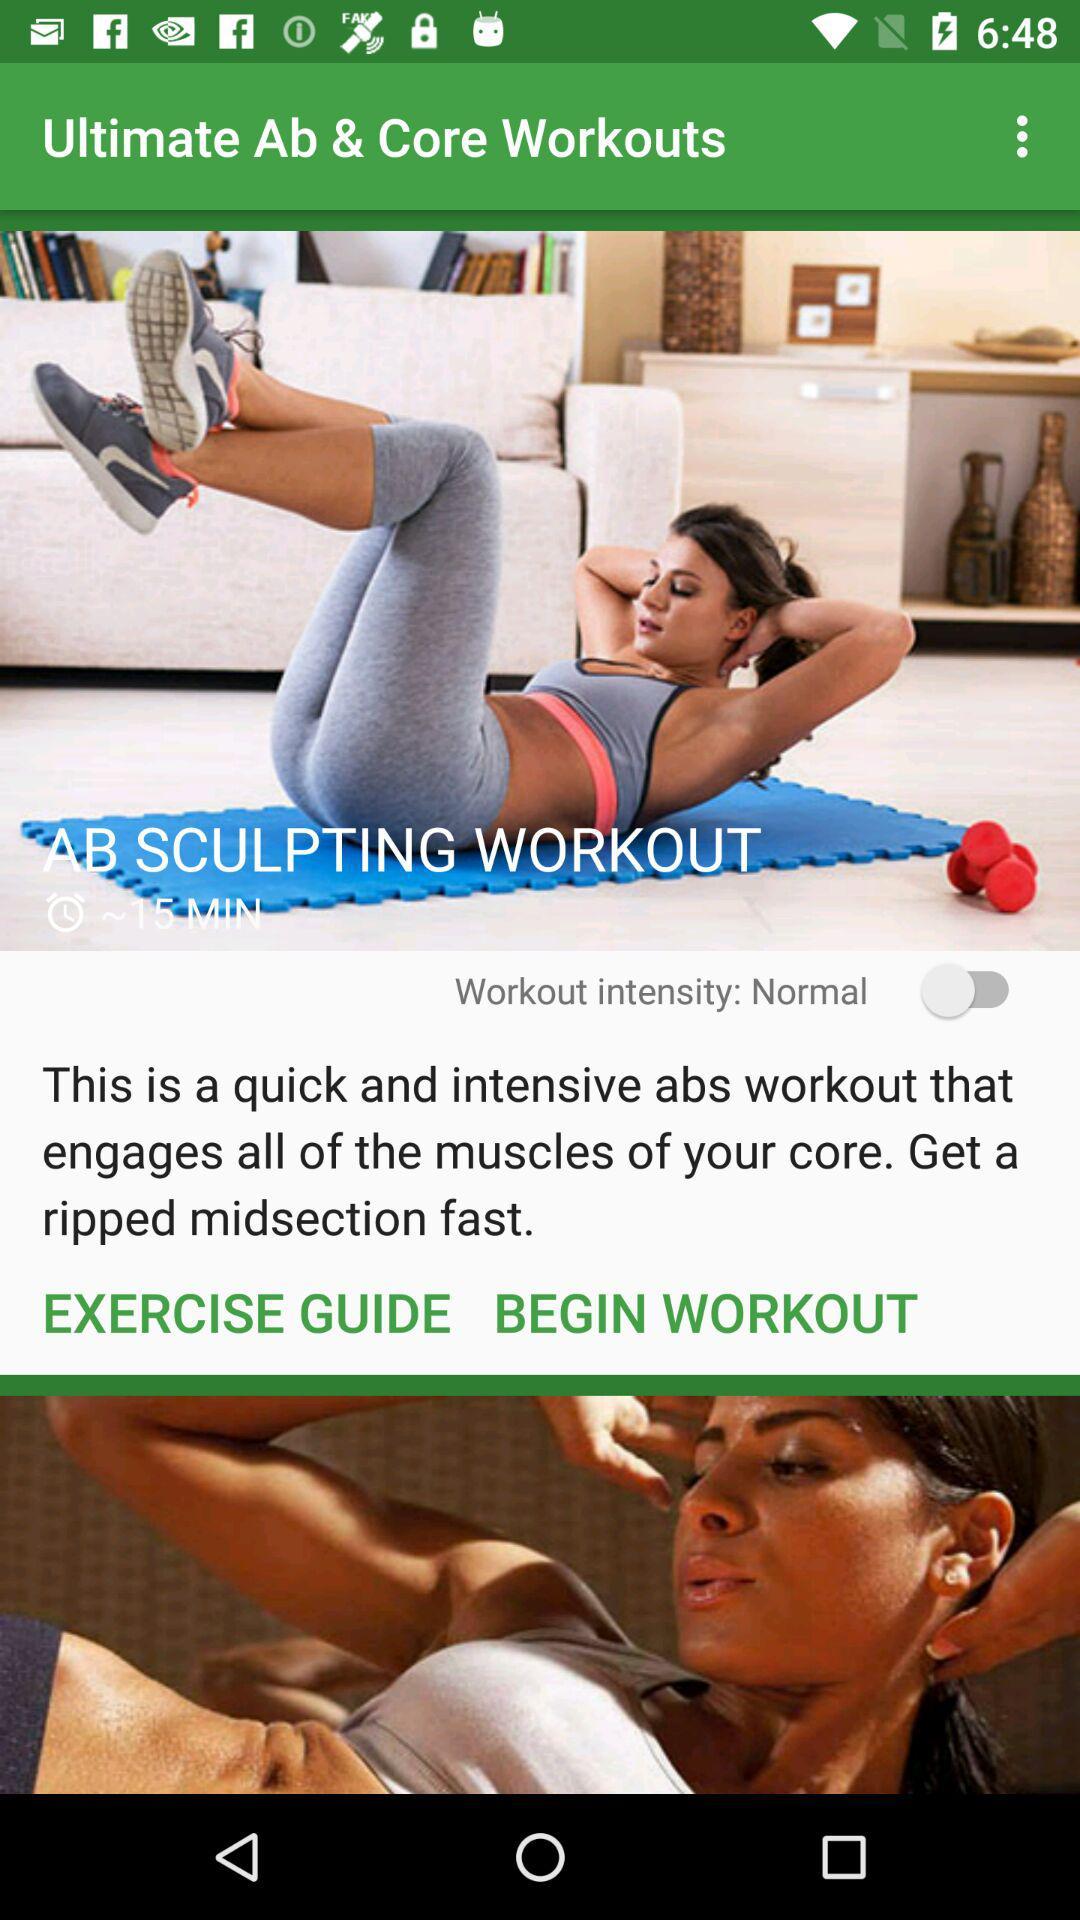 This screenshot has height=1920, width=1080. Describe the element at coordinates (540, 589) in the screenshot. I see `open article` at that location.